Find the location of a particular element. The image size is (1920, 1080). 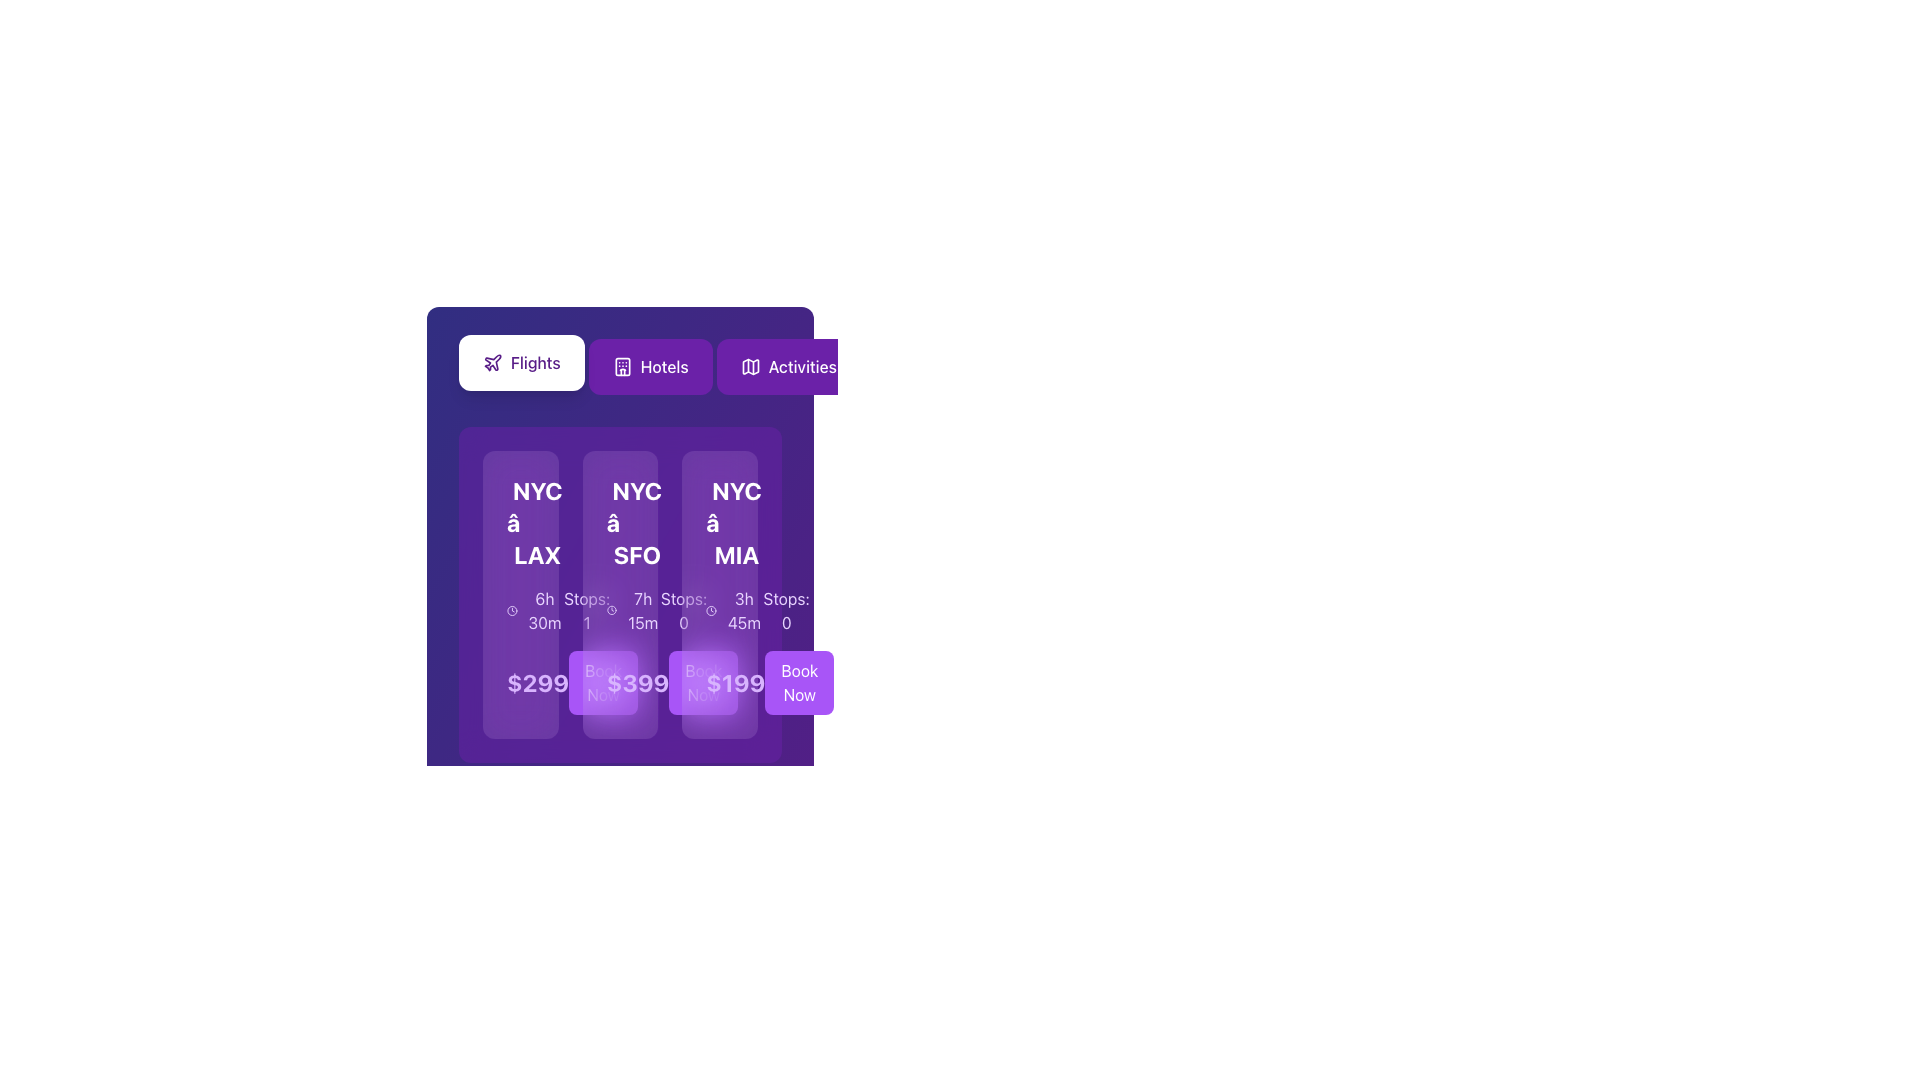

information displayed in the text label that conveys the total duration of the NYC to LAX flight, located below the clock icon in the flight details section is located at coordinates (544, 609).